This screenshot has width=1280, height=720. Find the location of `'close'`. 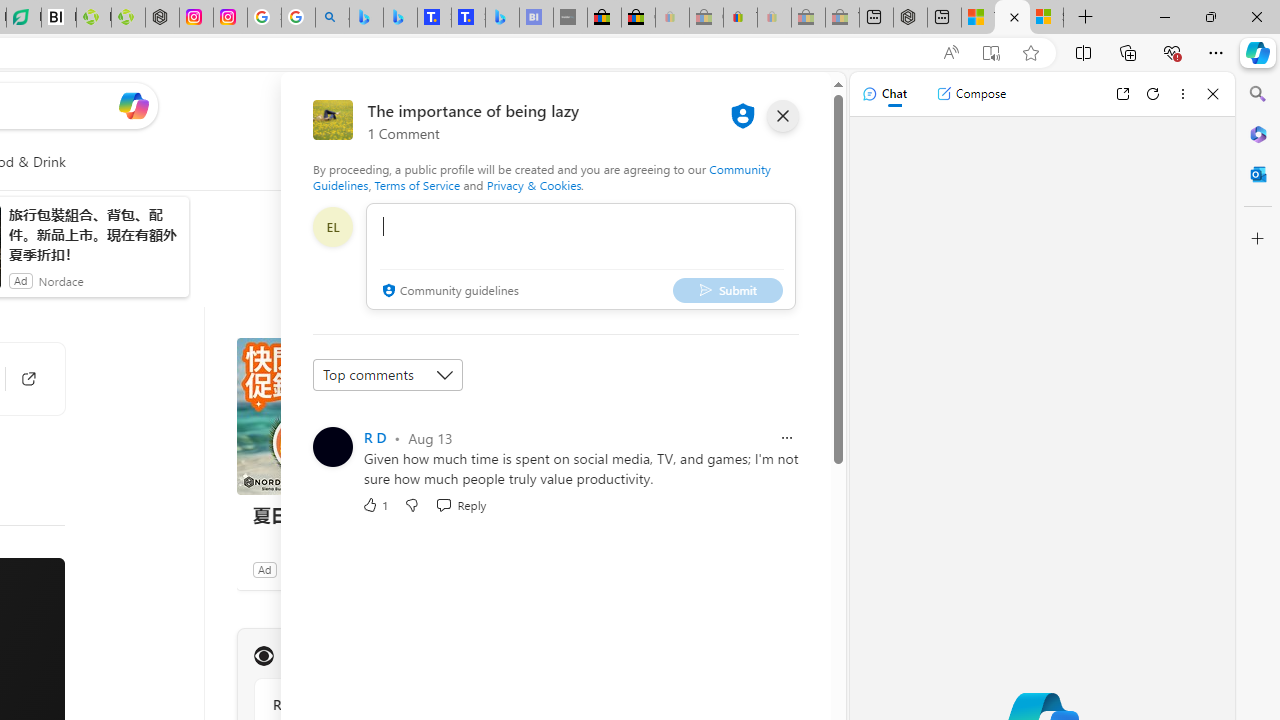

'close' is located at coordinates (781, 115).